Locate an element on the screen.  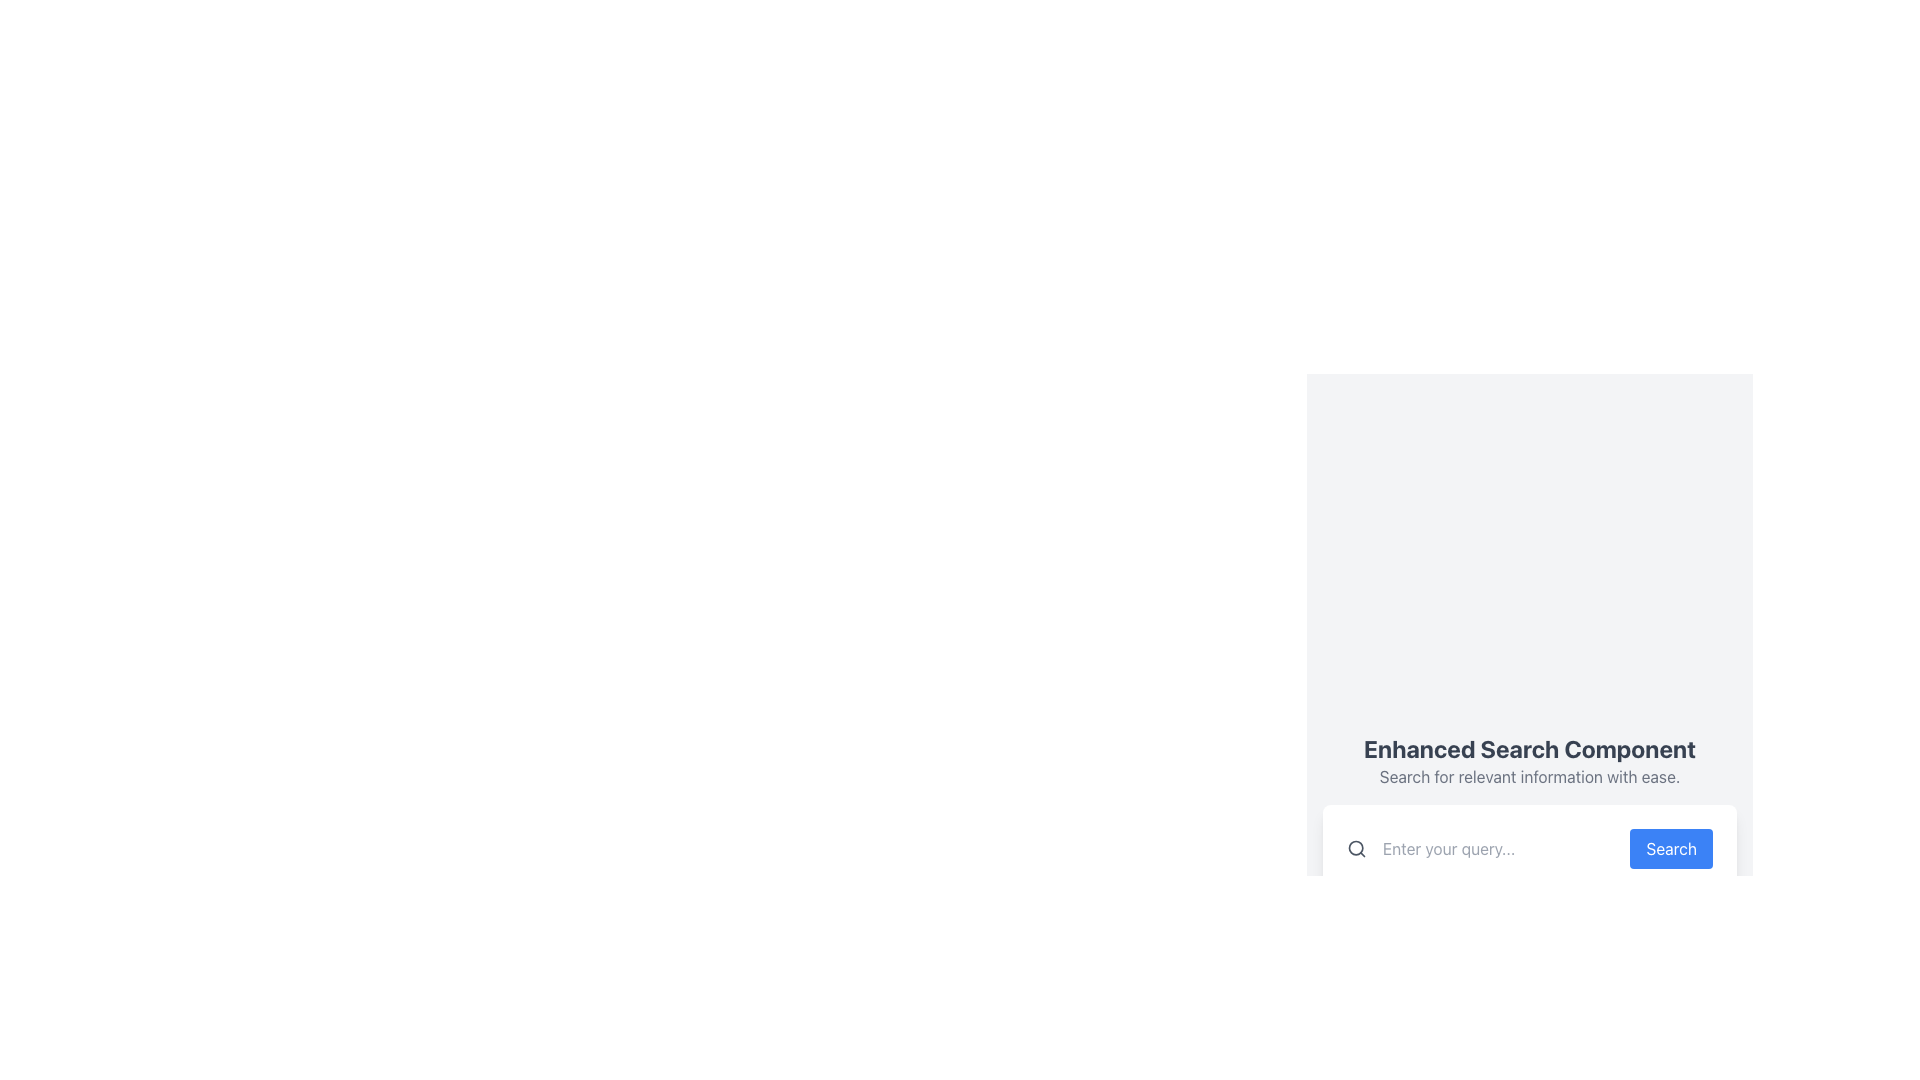
the descriptive subtitle text element located below the 'Enhanced Search Component.' is located at coordinates (1529, 775).